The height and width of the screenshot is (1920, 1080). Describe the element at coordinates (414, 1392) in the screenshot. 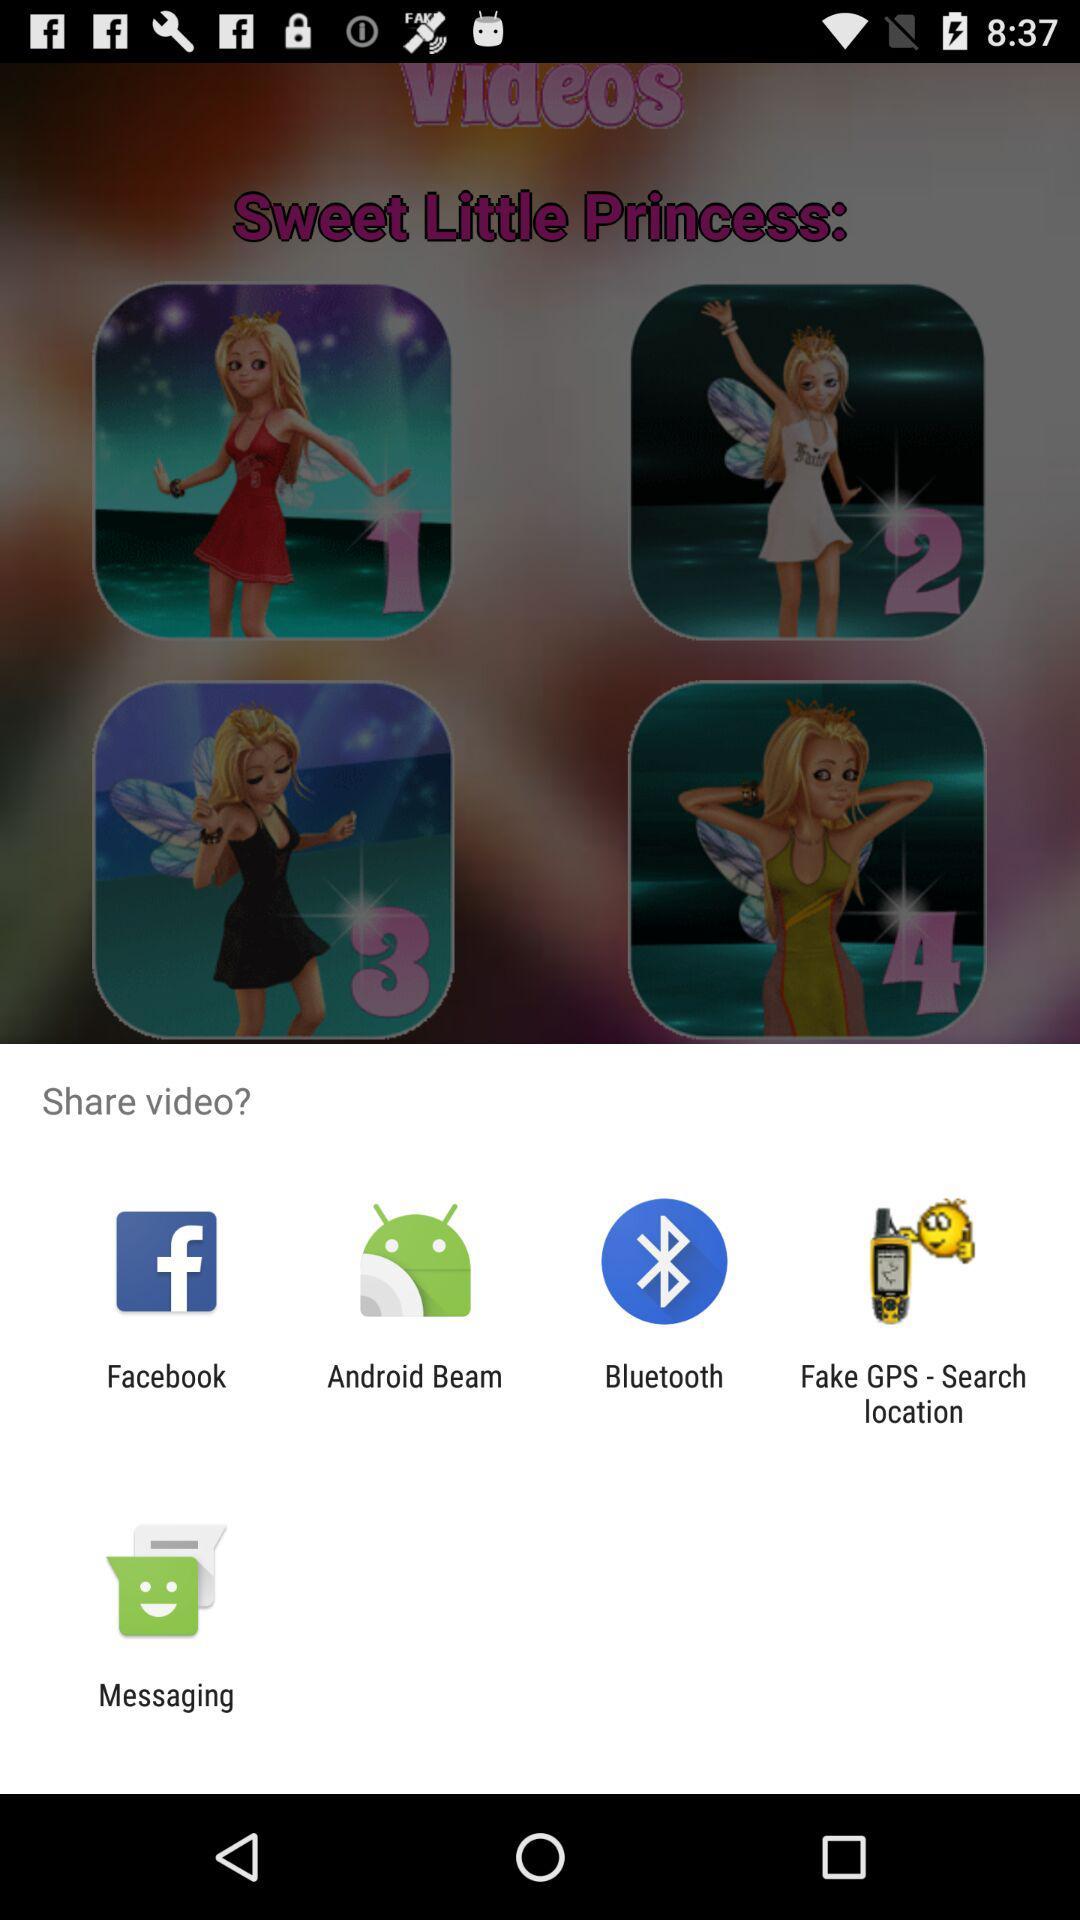

I see `android beam app` at that location.